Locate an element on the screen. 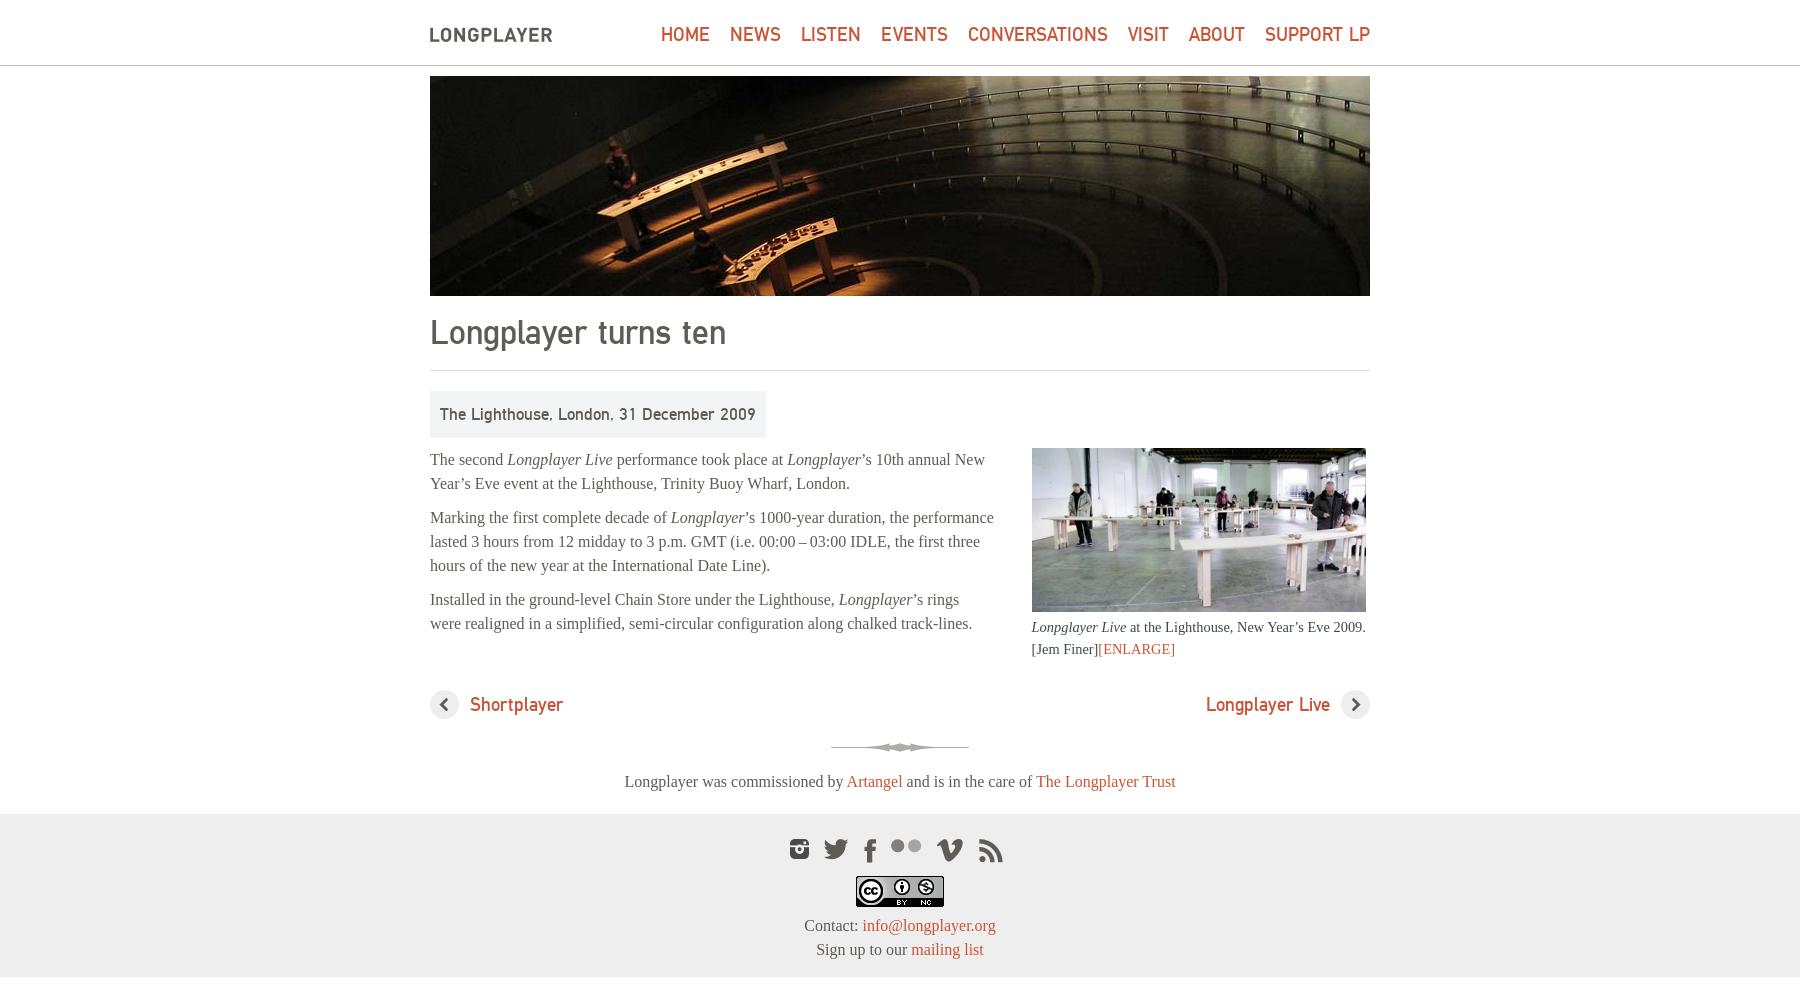 This screenshot has height=1000, width=1800. '’s 1000-year duration, the performance lasted 3 hours from 12 midday to 3 p.m. GMT (i.e. 00:00 – 03:00 IDLE, the first three hours of the new year at the International Date Line).' is located at coordinates (710, 541).